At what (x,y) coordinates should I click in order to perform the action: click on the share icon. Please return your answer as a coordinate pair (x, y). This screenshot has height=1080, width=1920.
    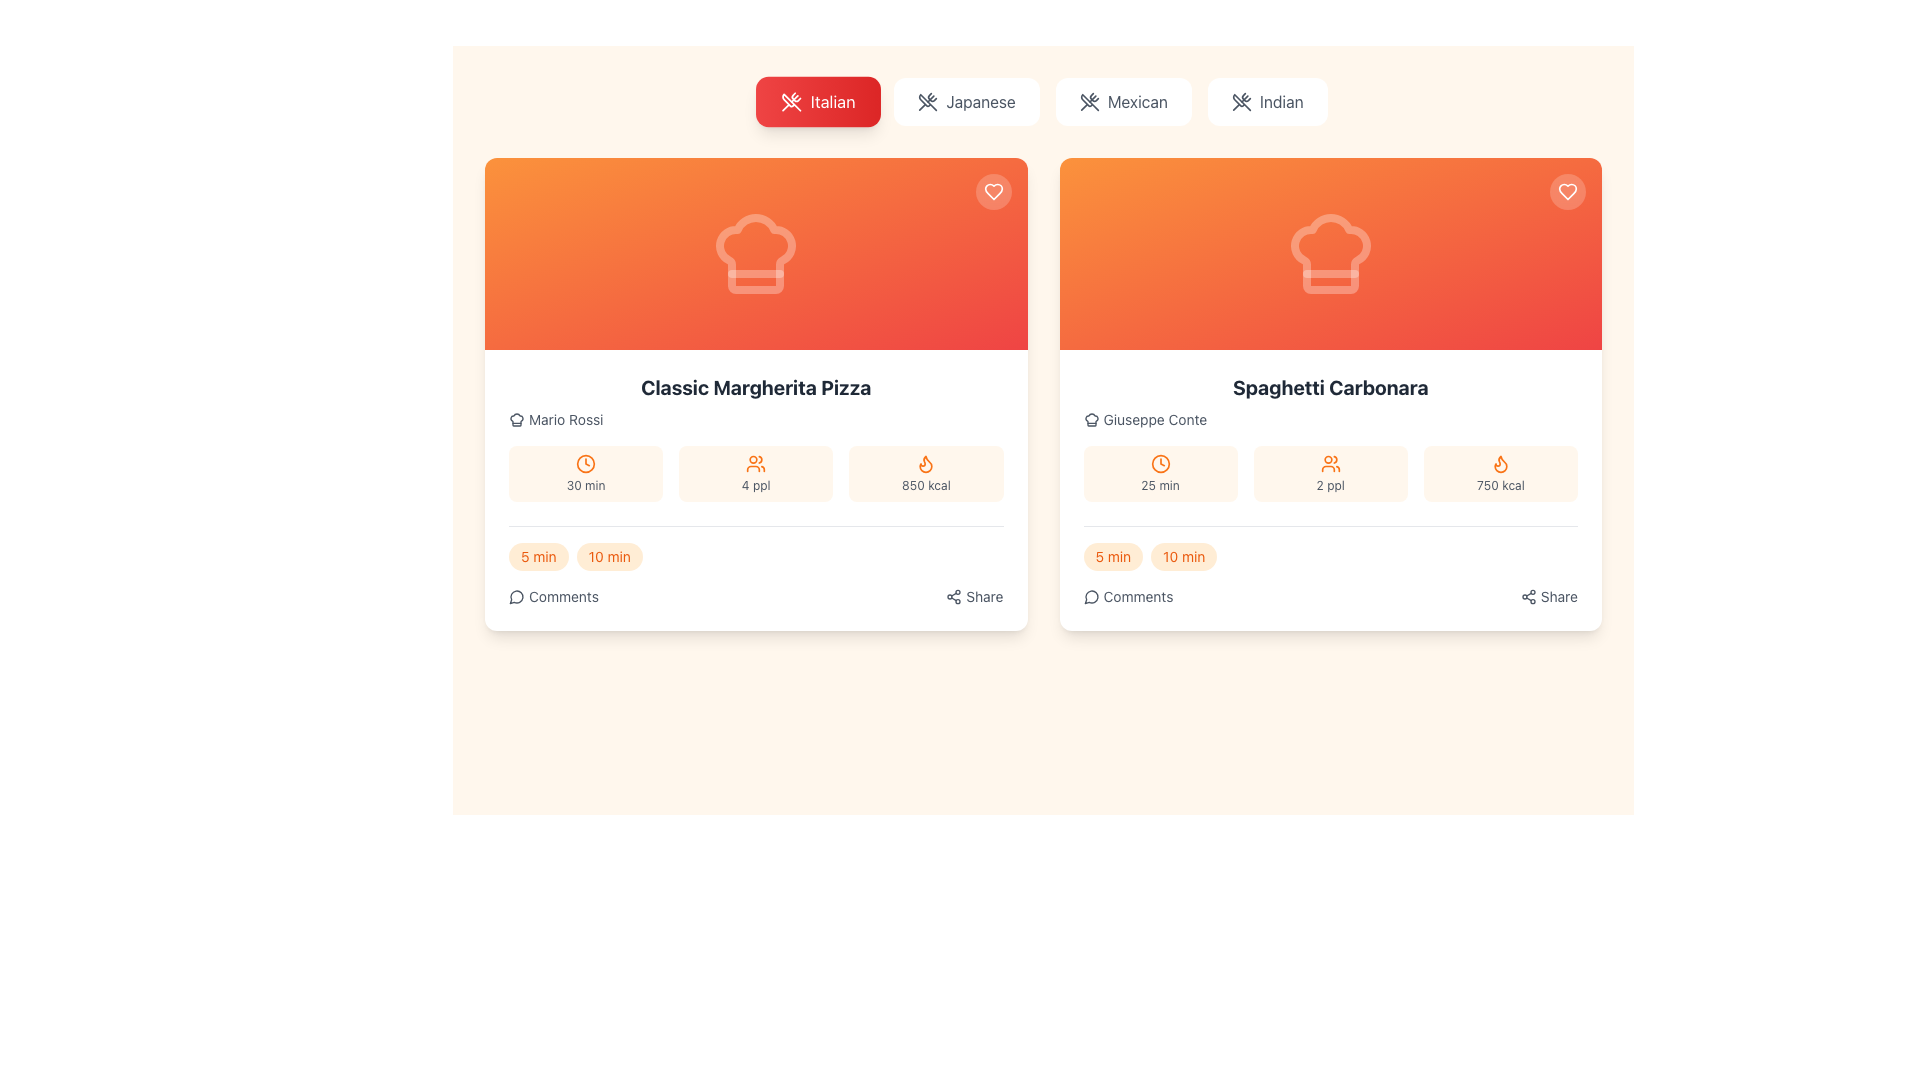
    Looking at the image, I should click on (953, 596).